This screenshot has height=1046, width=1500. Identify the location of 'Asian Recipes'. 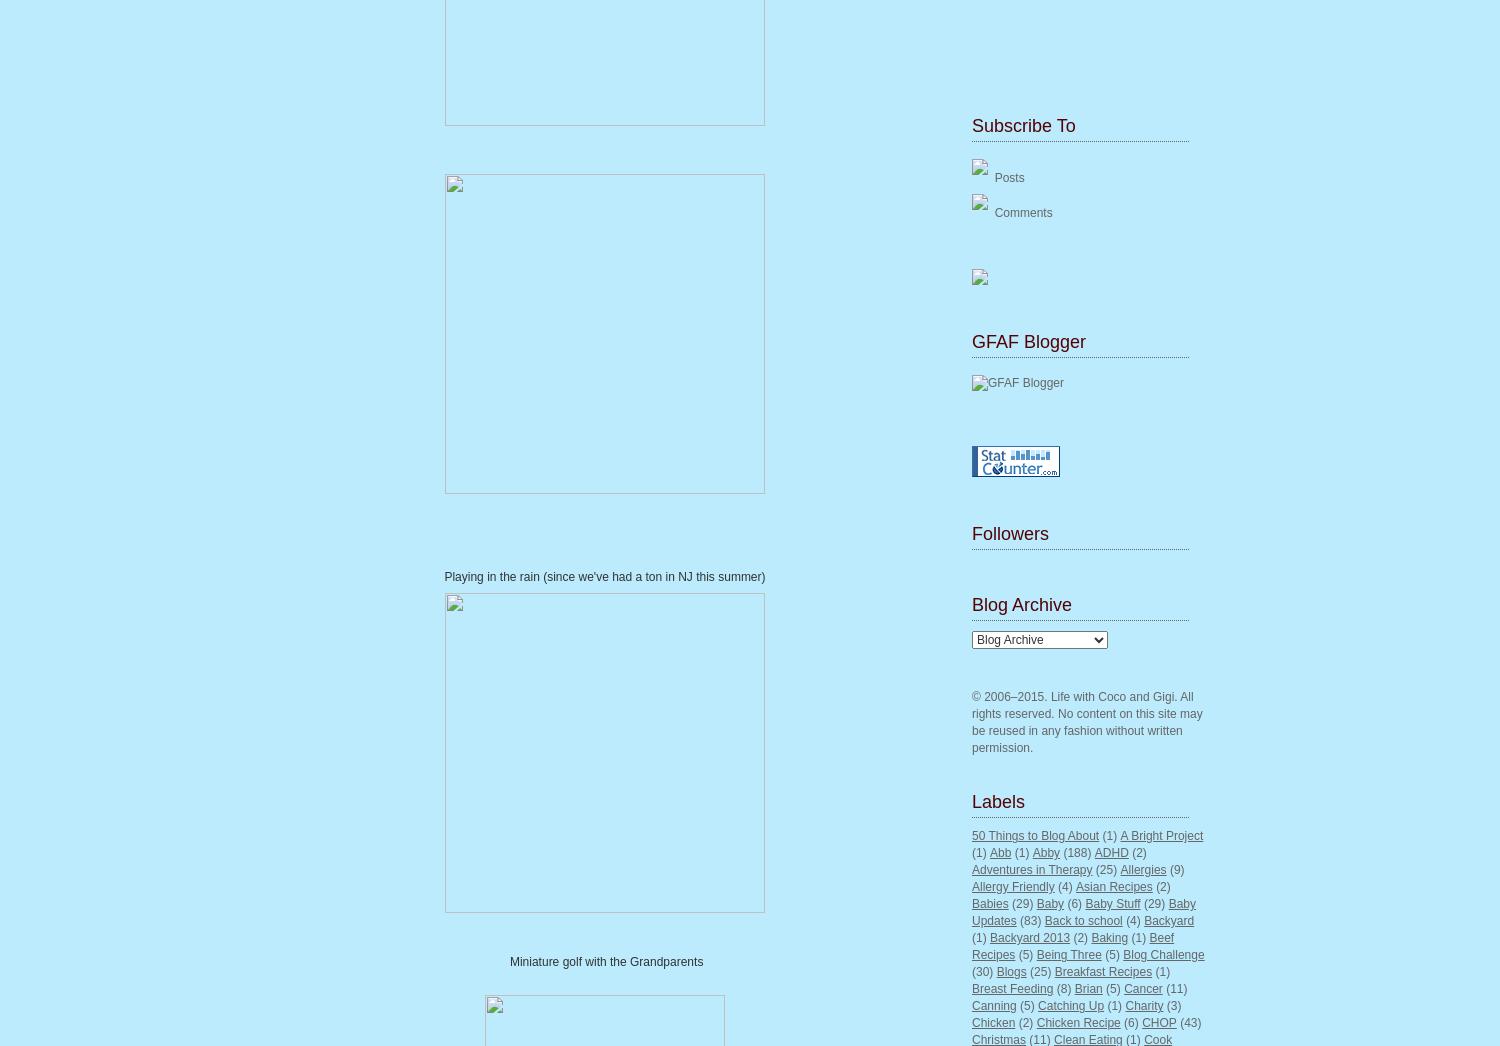
(1113, 886).